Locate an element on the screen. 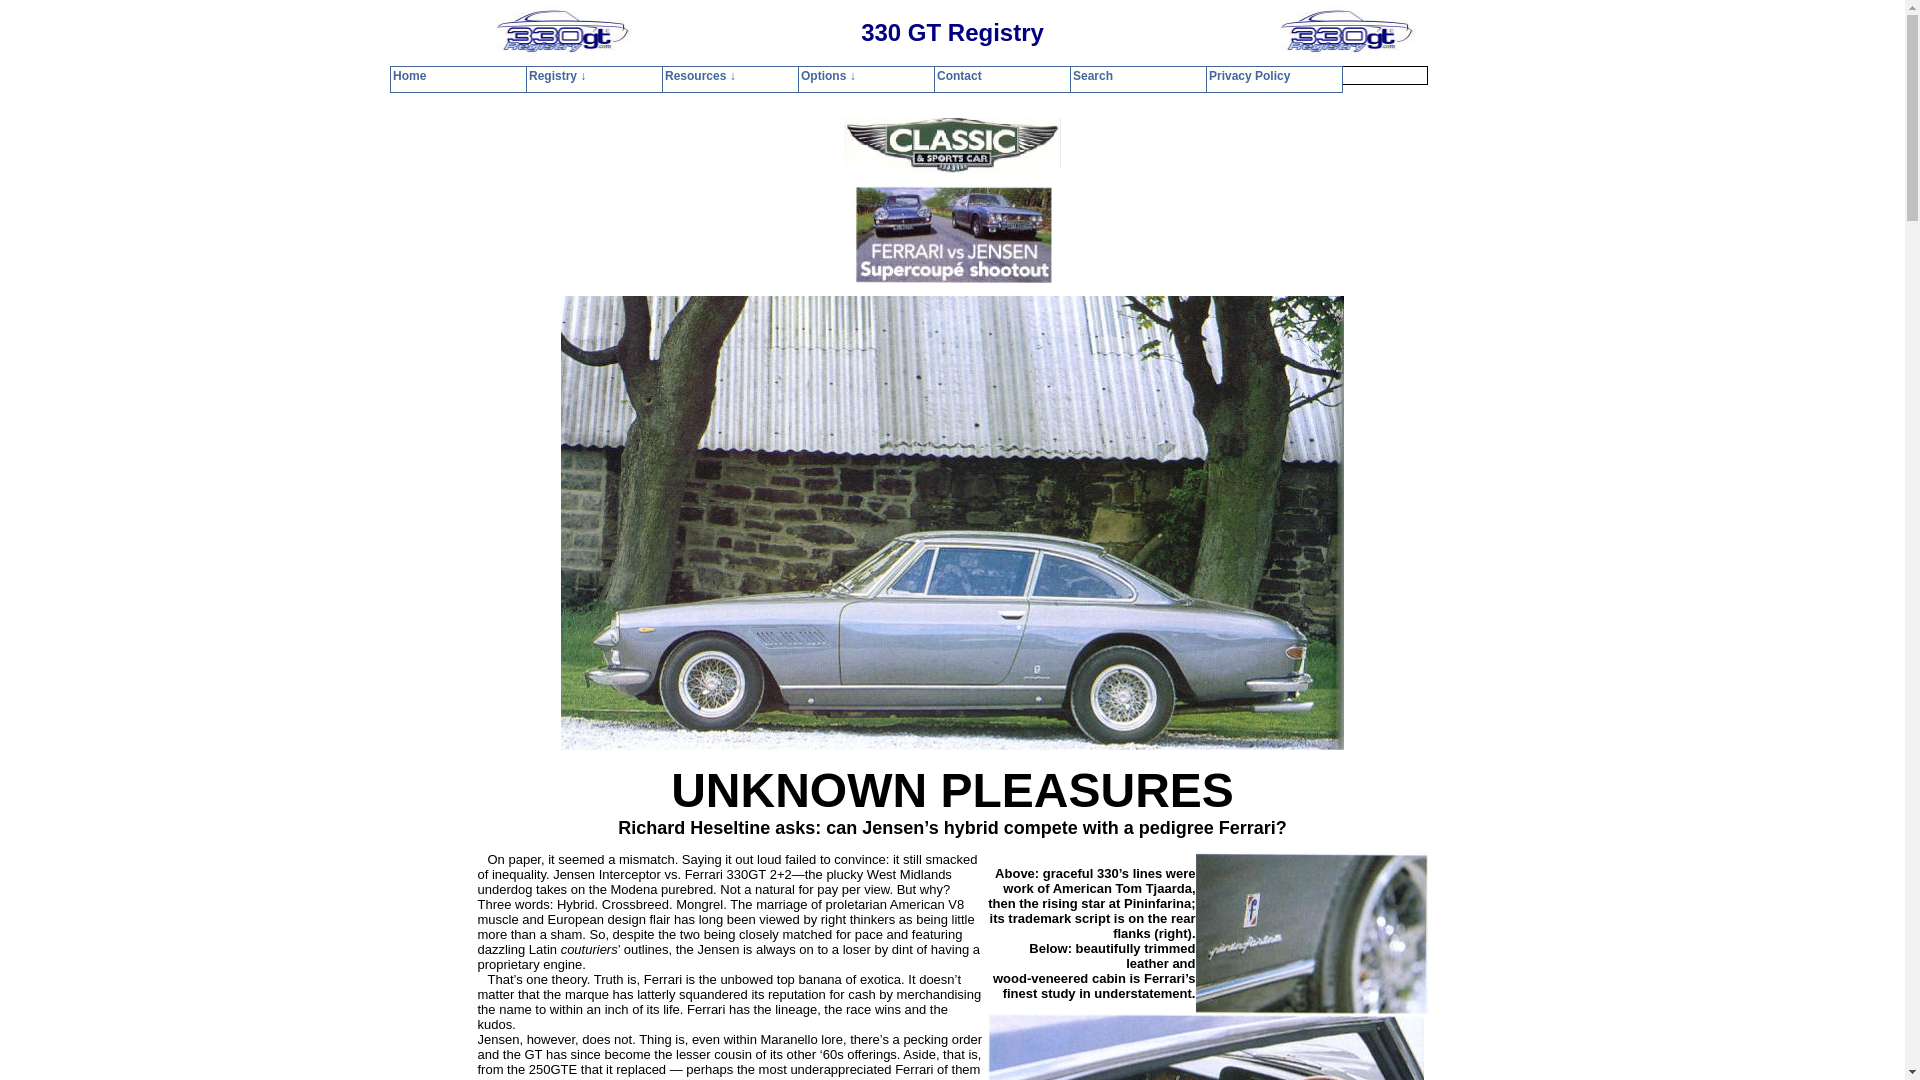 This screenshot has height=1080, width=1920. 'Search' is located at coordinates (1056, 74).